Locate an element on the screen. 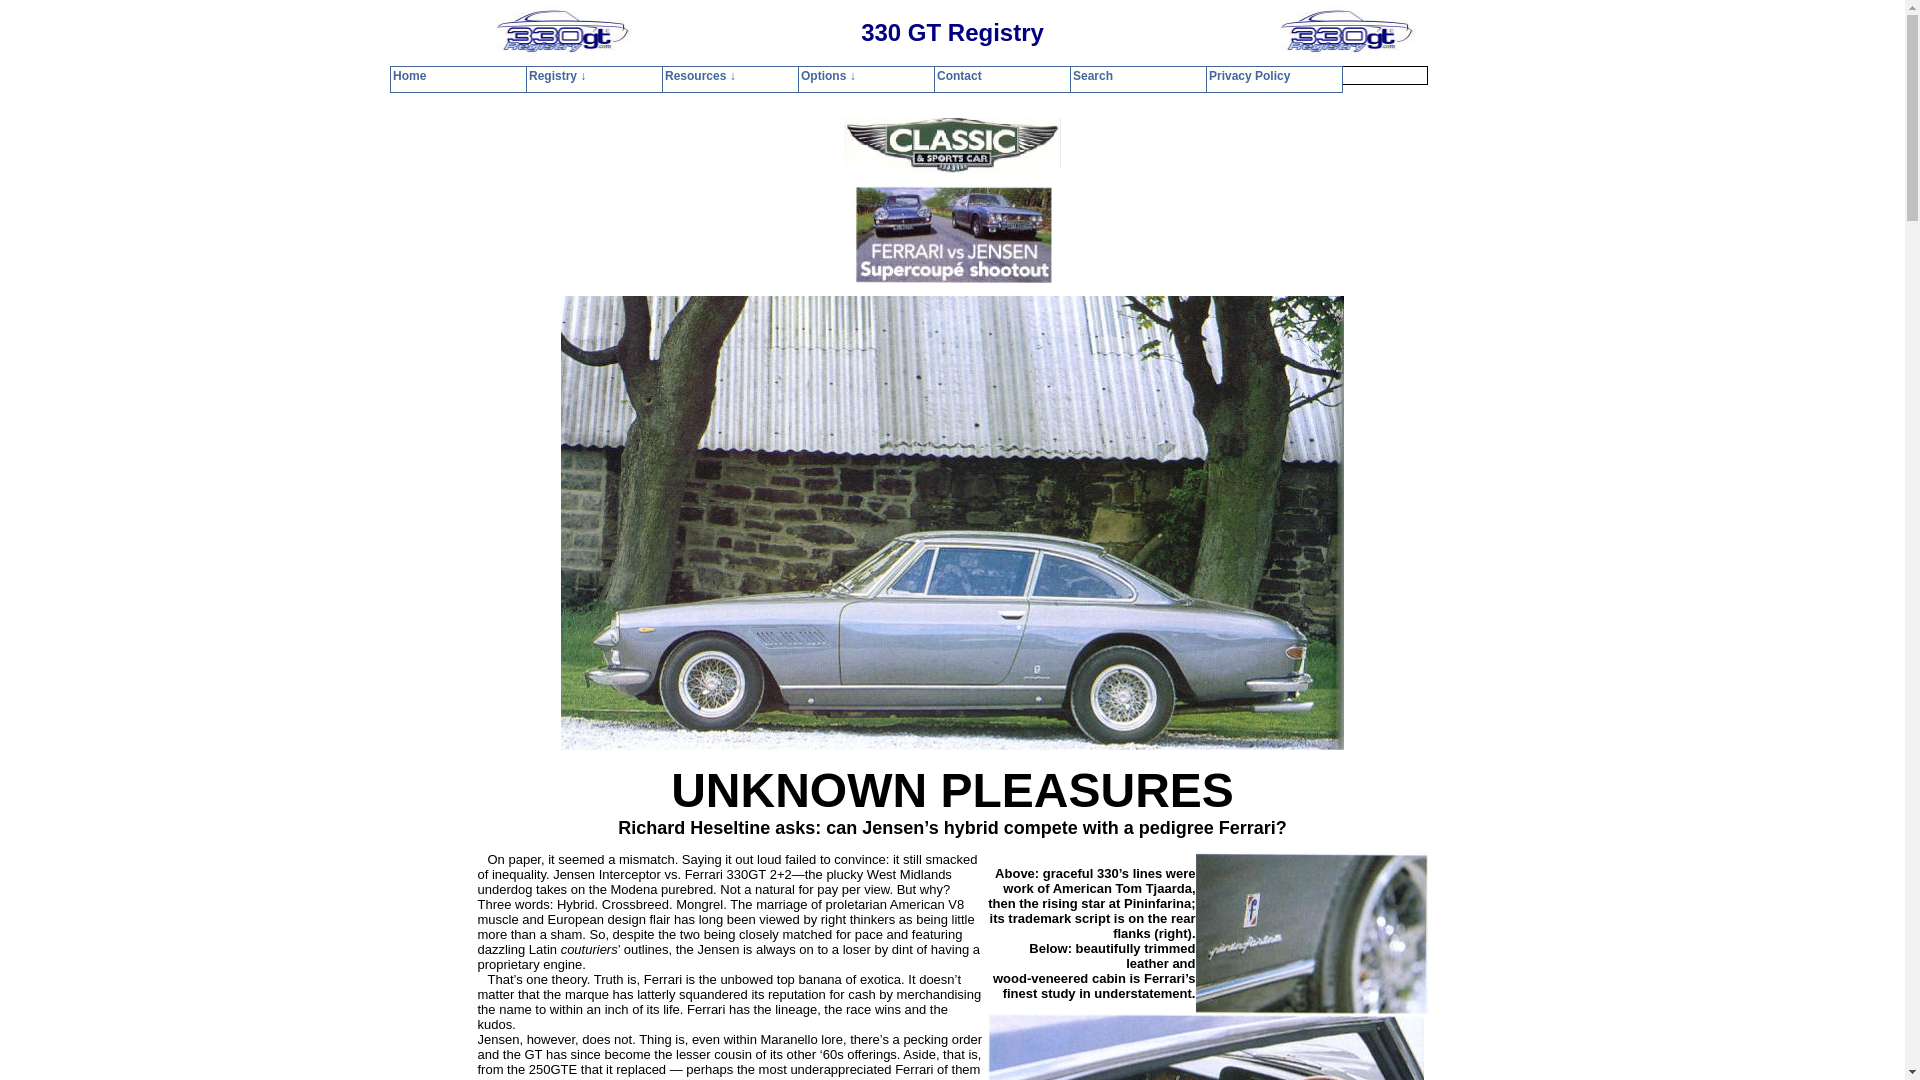 This screenshot has height=1080, width=1920. 'Search' is located at coordinates (1056, 74).